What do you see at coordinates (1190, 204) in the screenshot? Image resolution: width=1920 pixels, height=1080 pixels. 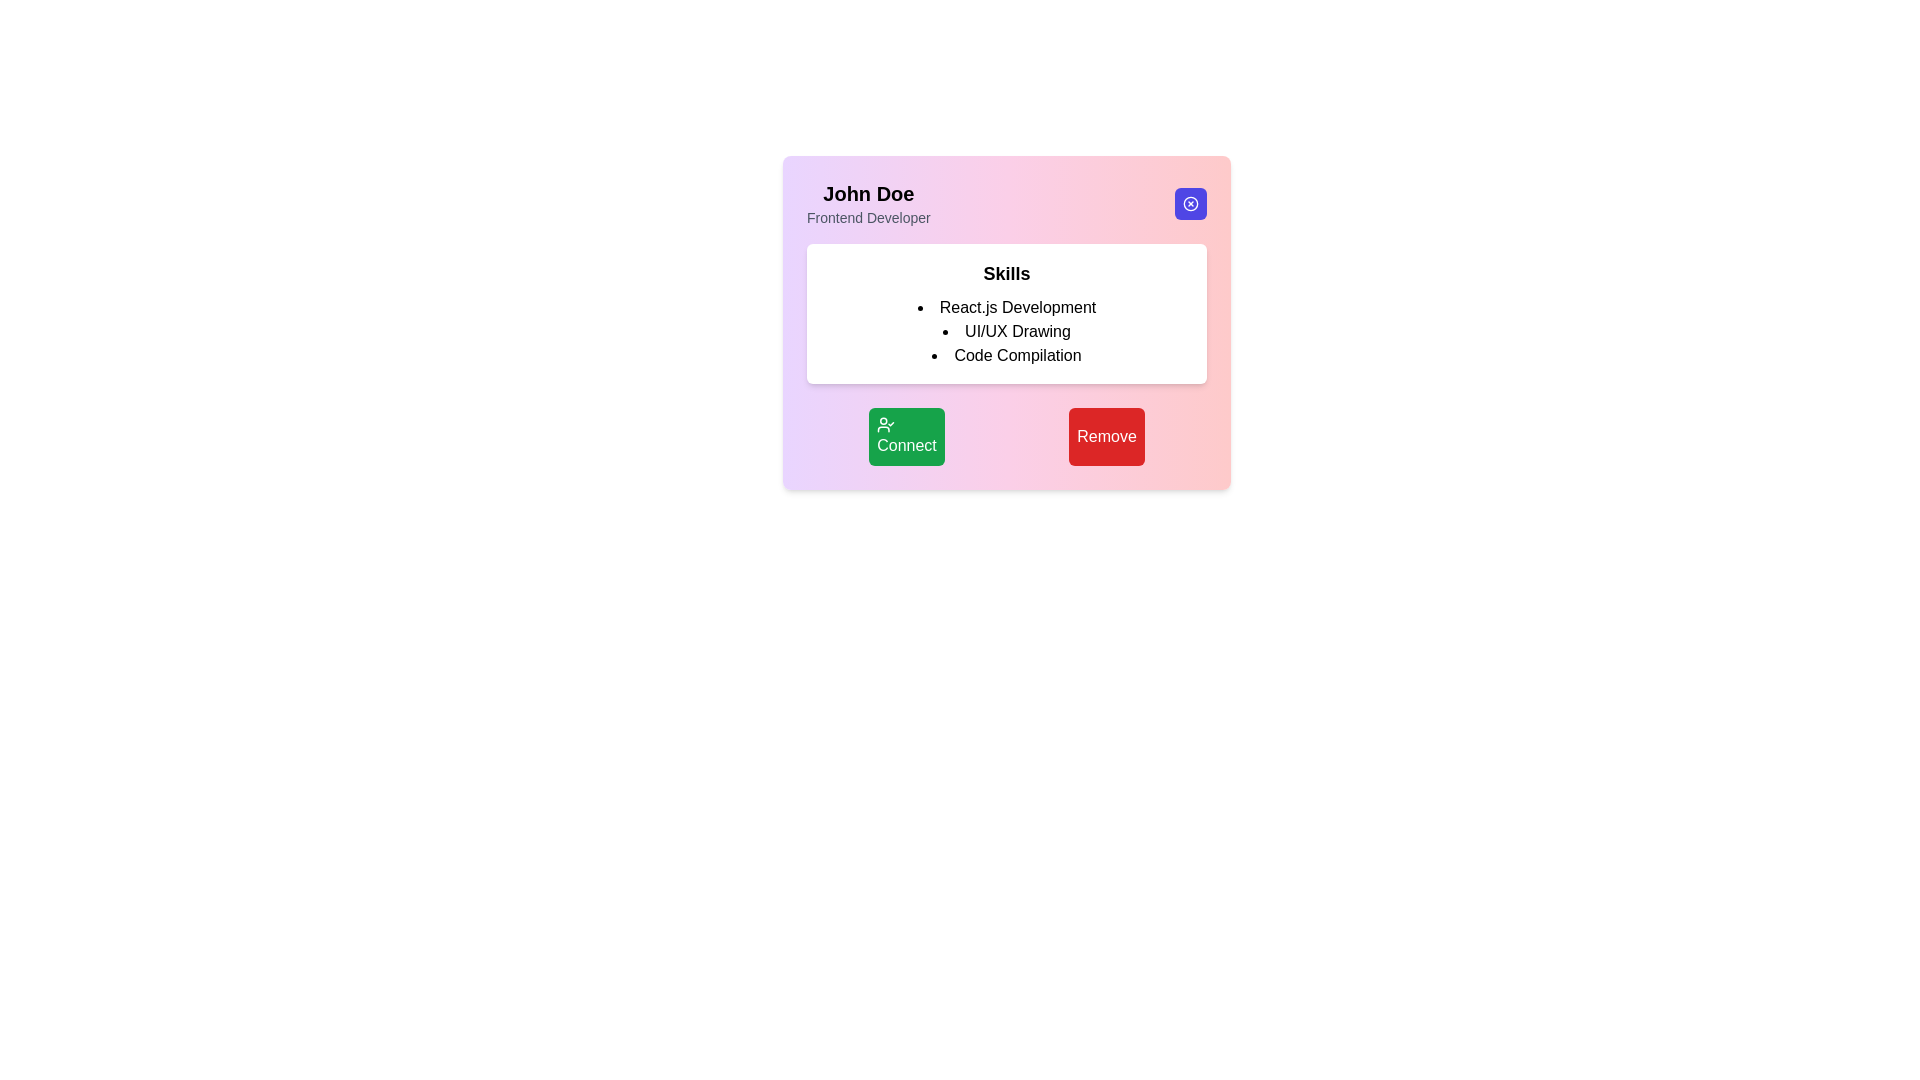 I see `the small circular blue button with a white border featuring an 'x' icon, located in the upper-right corner of the header section` at bounding box center [1190, 204].